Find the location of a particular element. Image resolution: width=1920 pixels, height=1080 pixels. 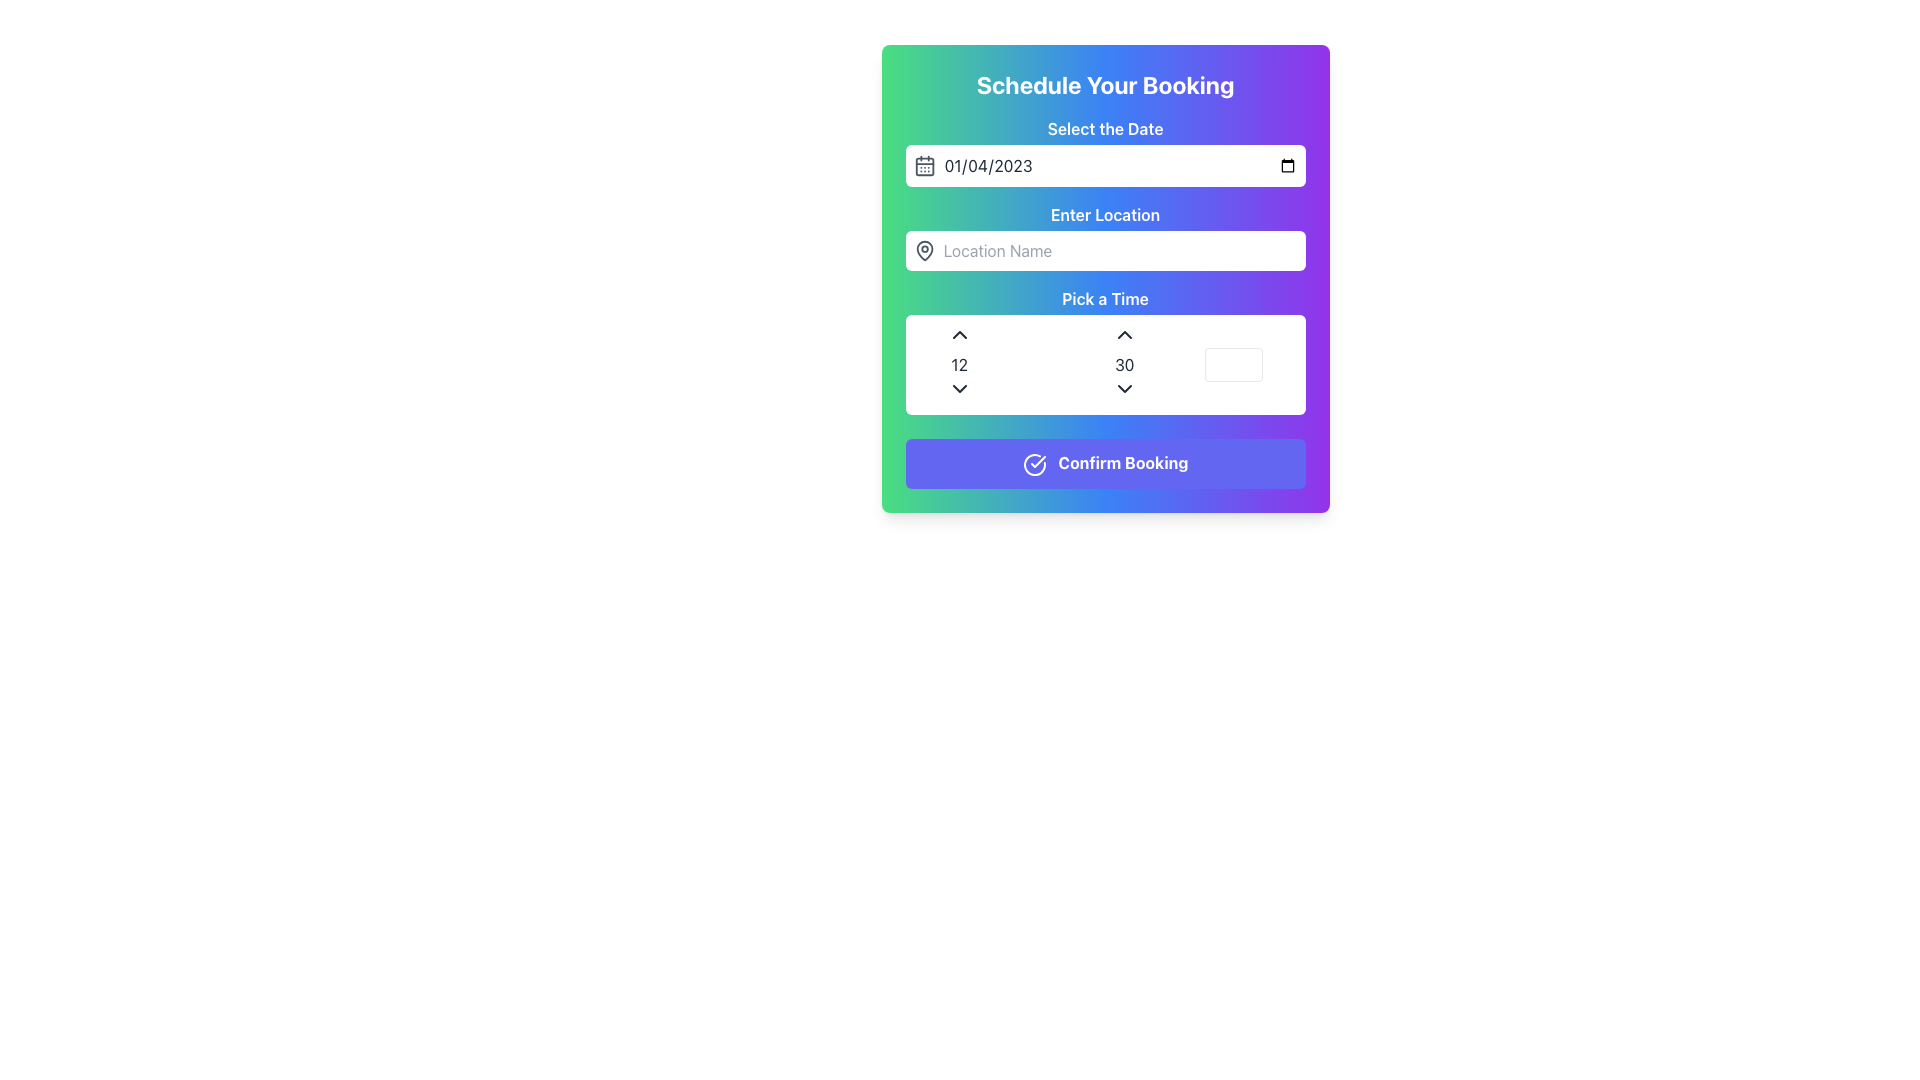

the 'Confirm Booking' button located at the bottom of the 'Schedule Your Booking' form is located at coordinates (1104, 463).